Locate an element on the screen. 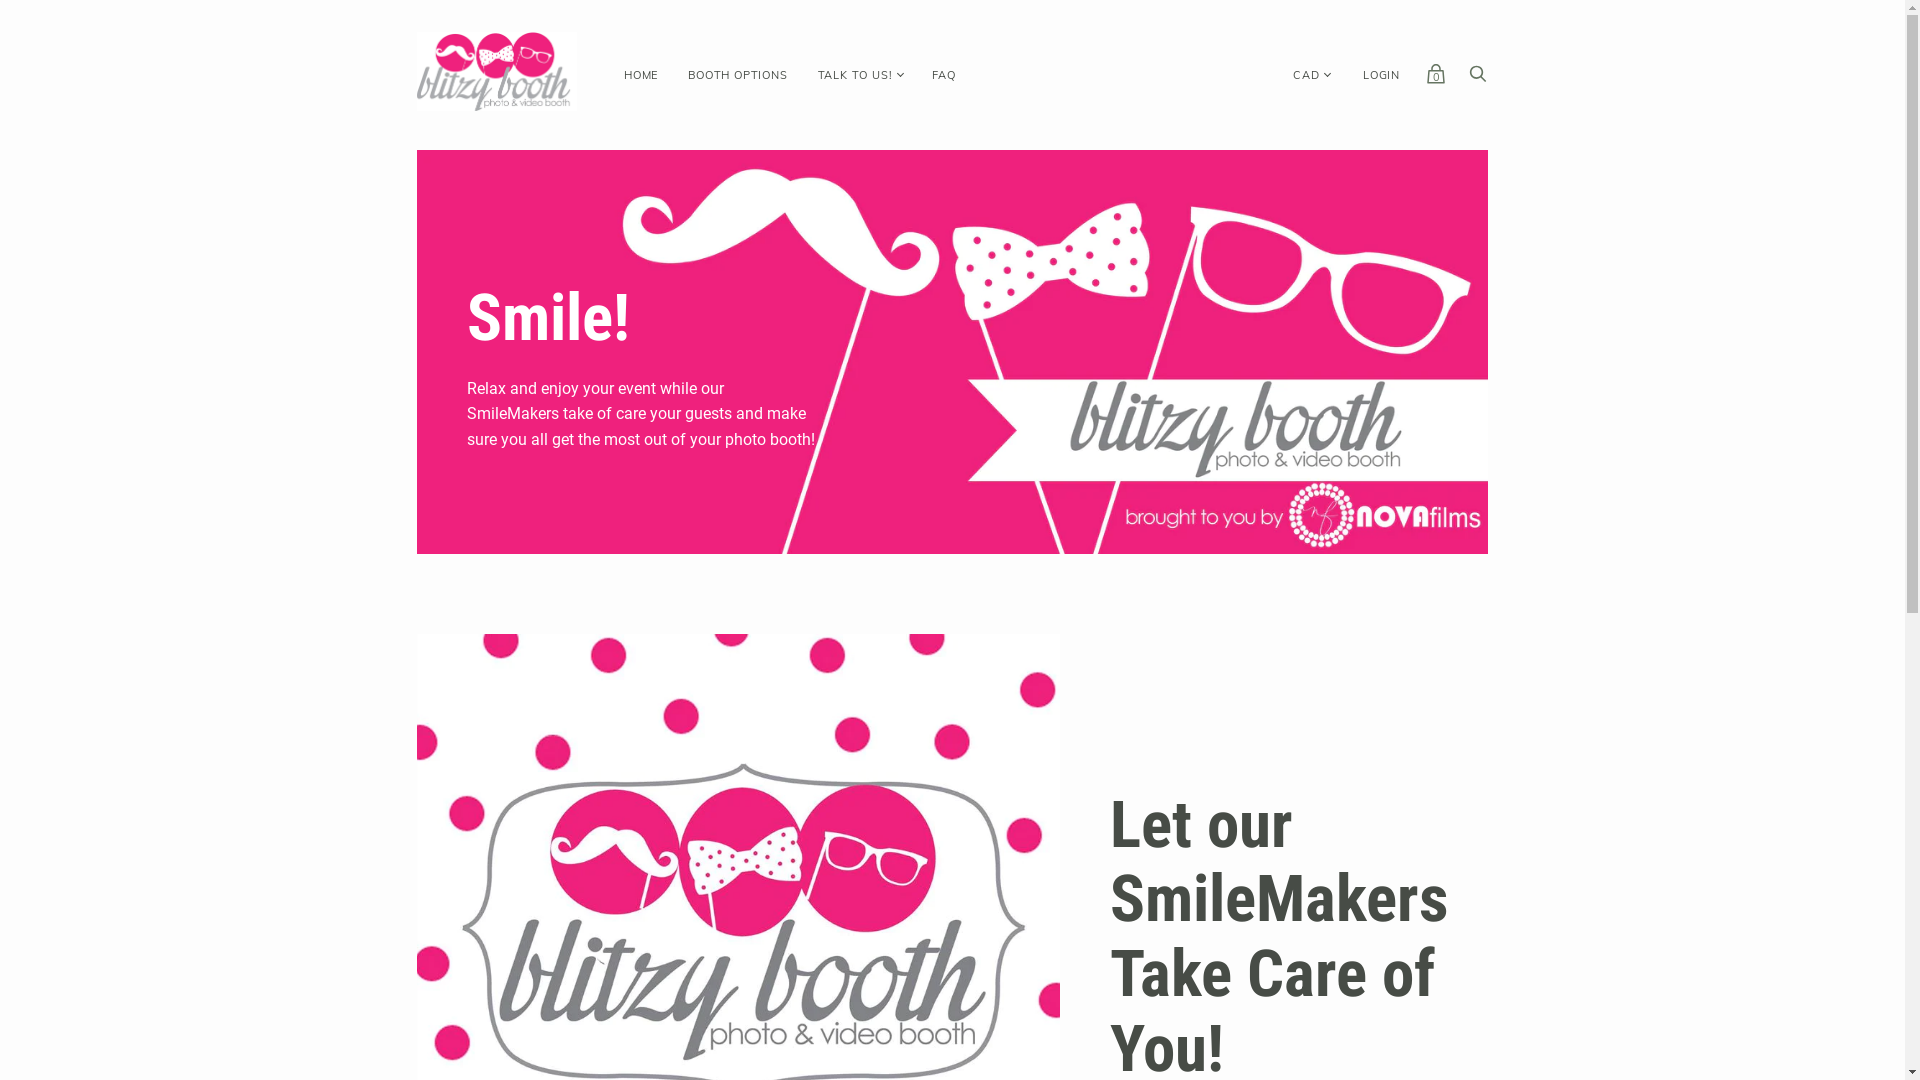 This screenshot has width=1920, height=1080. 'BOOTH OPTIONS' is located at coordinates (736, 74).